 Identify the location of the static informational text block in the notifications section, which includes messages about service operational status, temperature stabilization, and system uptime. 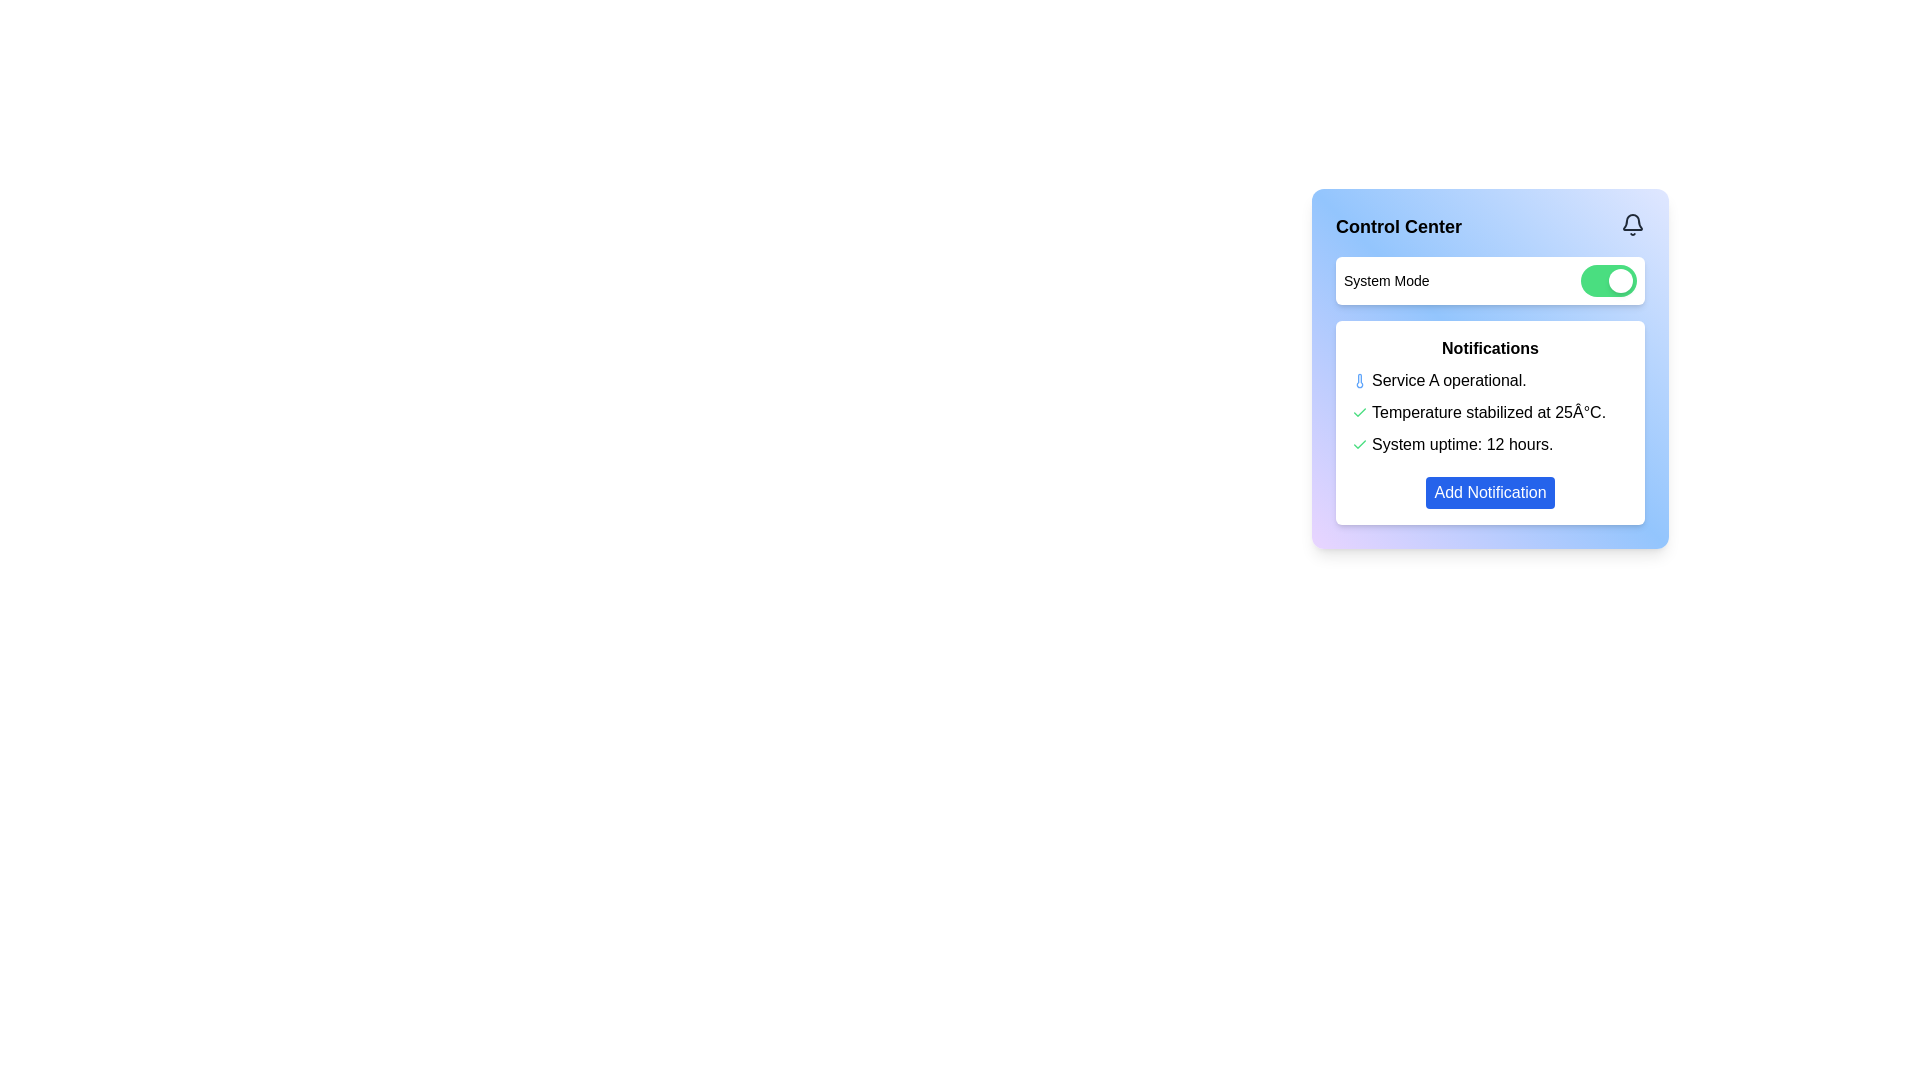
(1490, 411).